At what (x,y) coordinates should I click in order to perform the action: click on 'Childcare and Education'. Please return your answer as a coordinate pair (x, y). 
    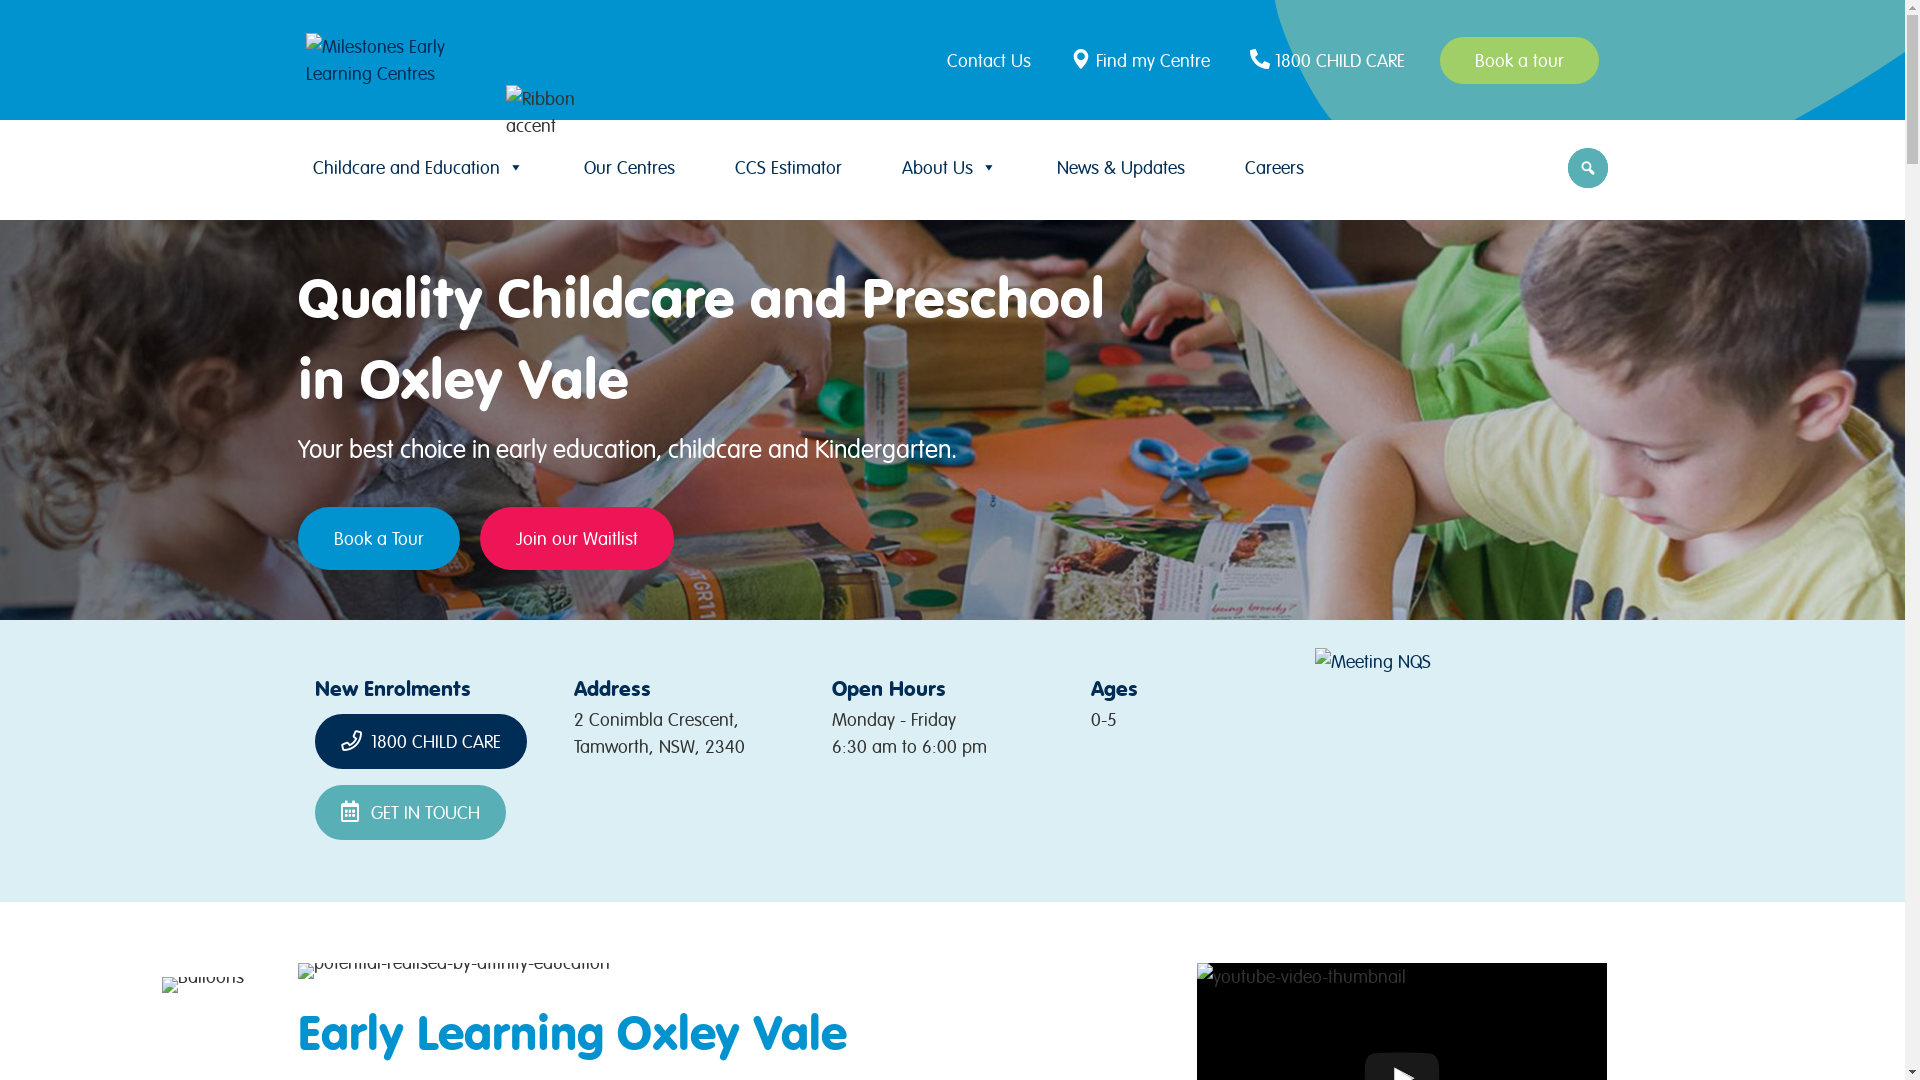
    Looking at the image, I should click on (416, 166).